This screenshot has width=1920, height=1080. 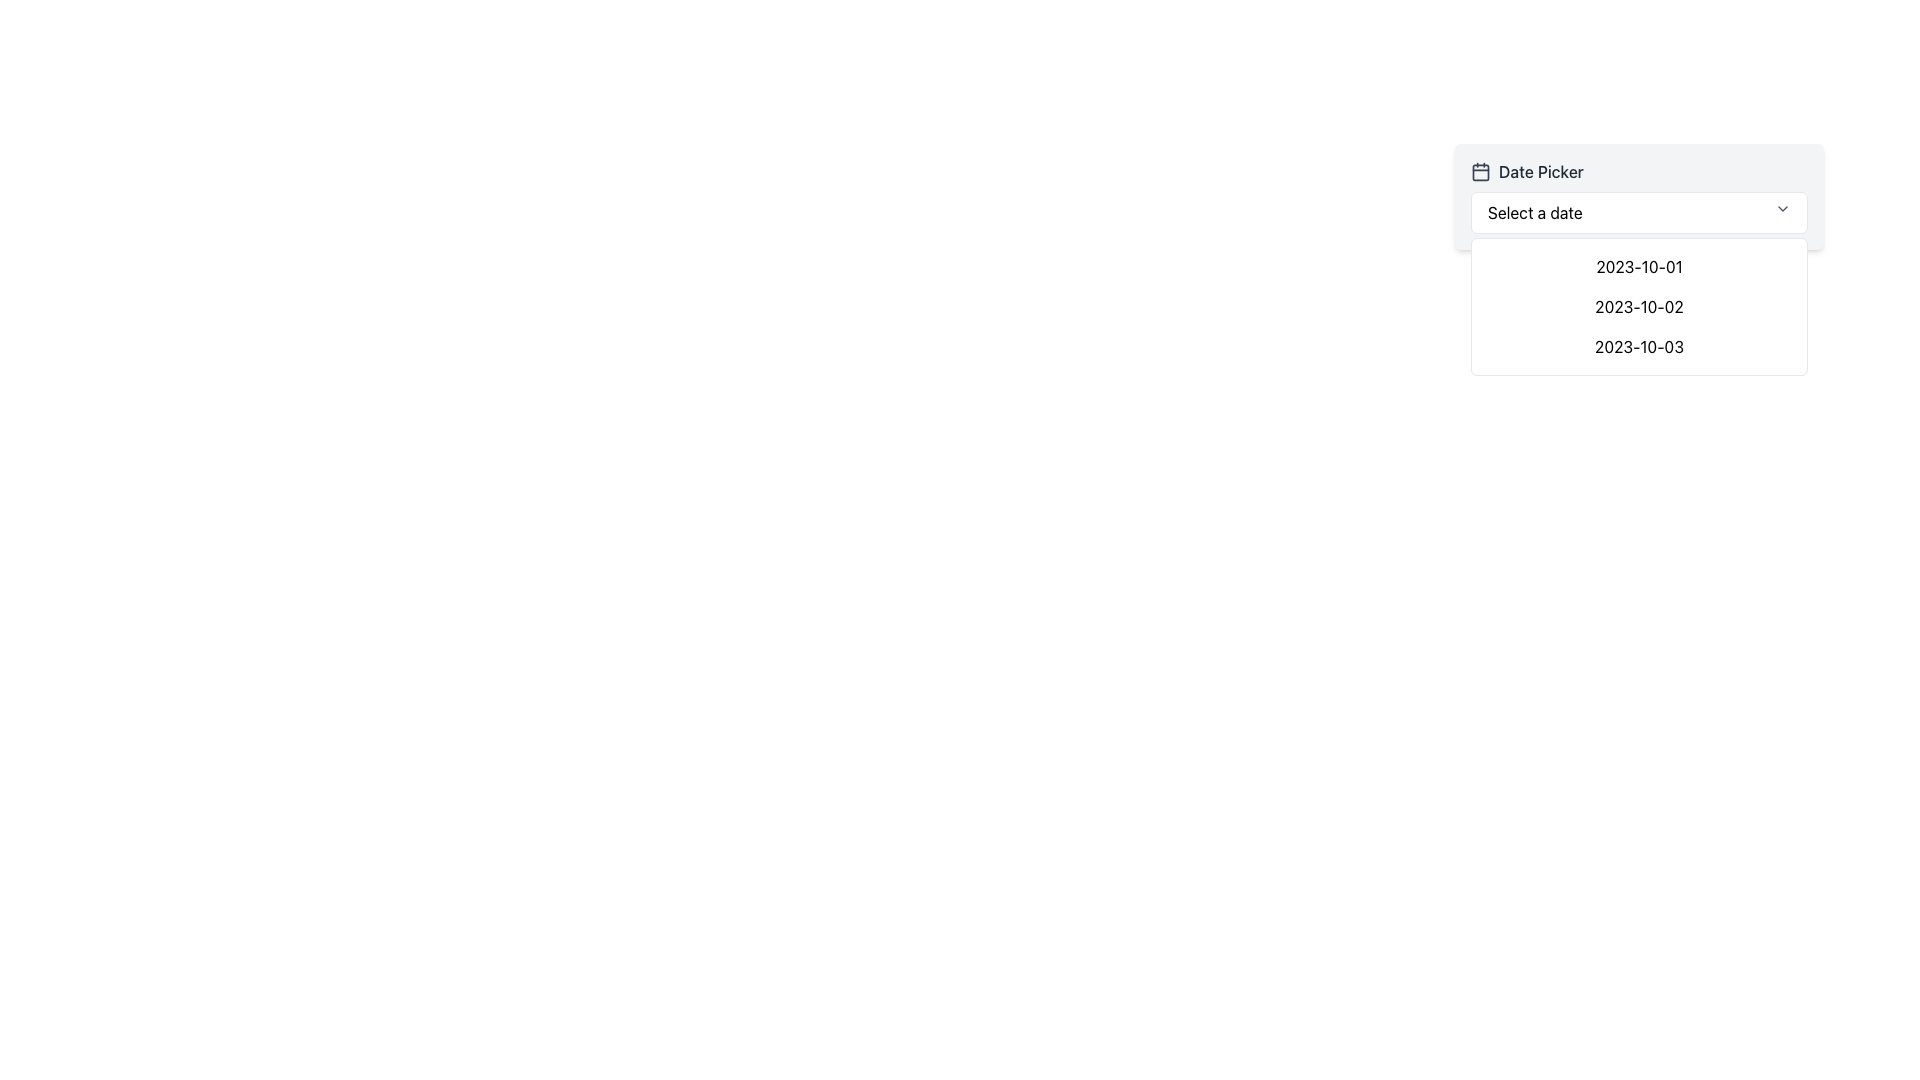 What do you see at coordinates (1639, 307) in the screenshot?
I see `the second date item ('2023-10-02') in the date picker dropdown menu` at bounding box center [1639, 307].